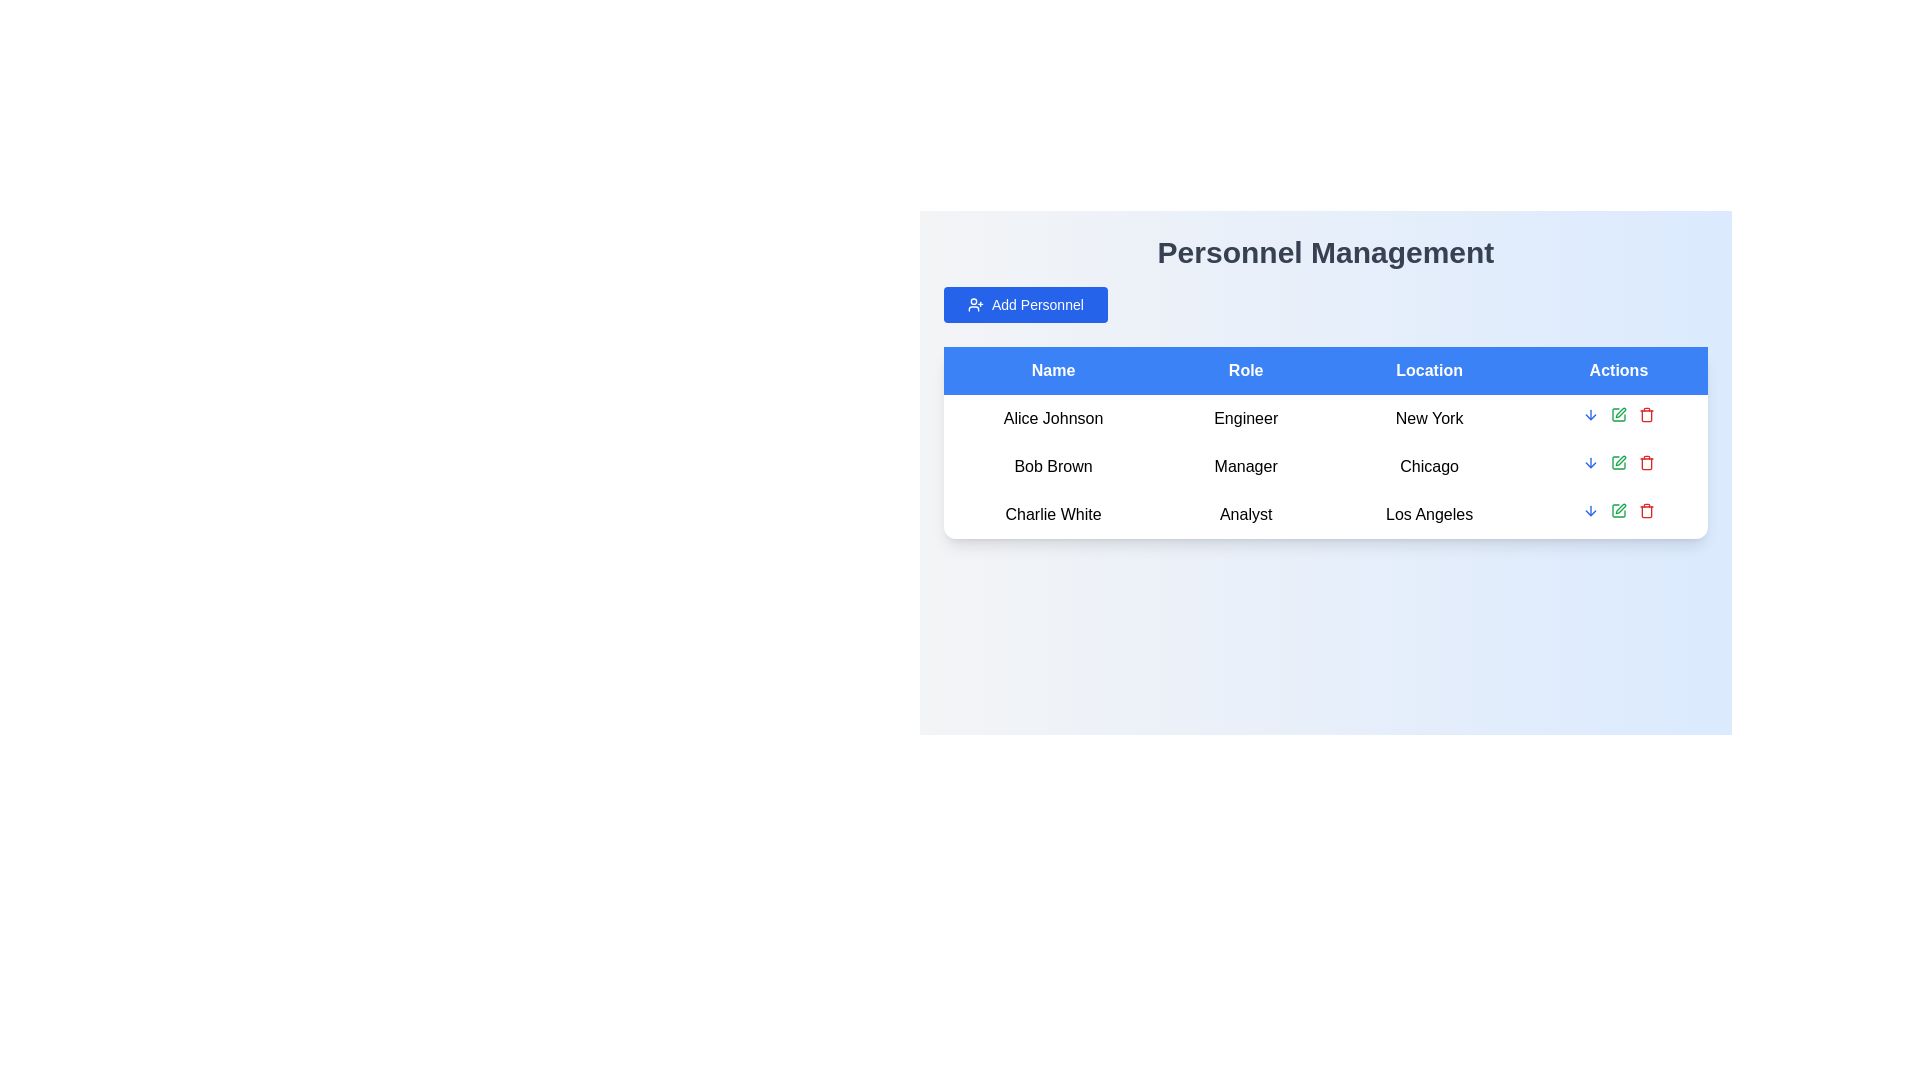 The height and width of the screenshot is (1080, 1920). Describe the element at coordinates (1052, 370) in the screenshot. I see `the 'Name' label, which is the first header in a blue rectangular block with white text, located in the top-left section of the table header area` at that location.